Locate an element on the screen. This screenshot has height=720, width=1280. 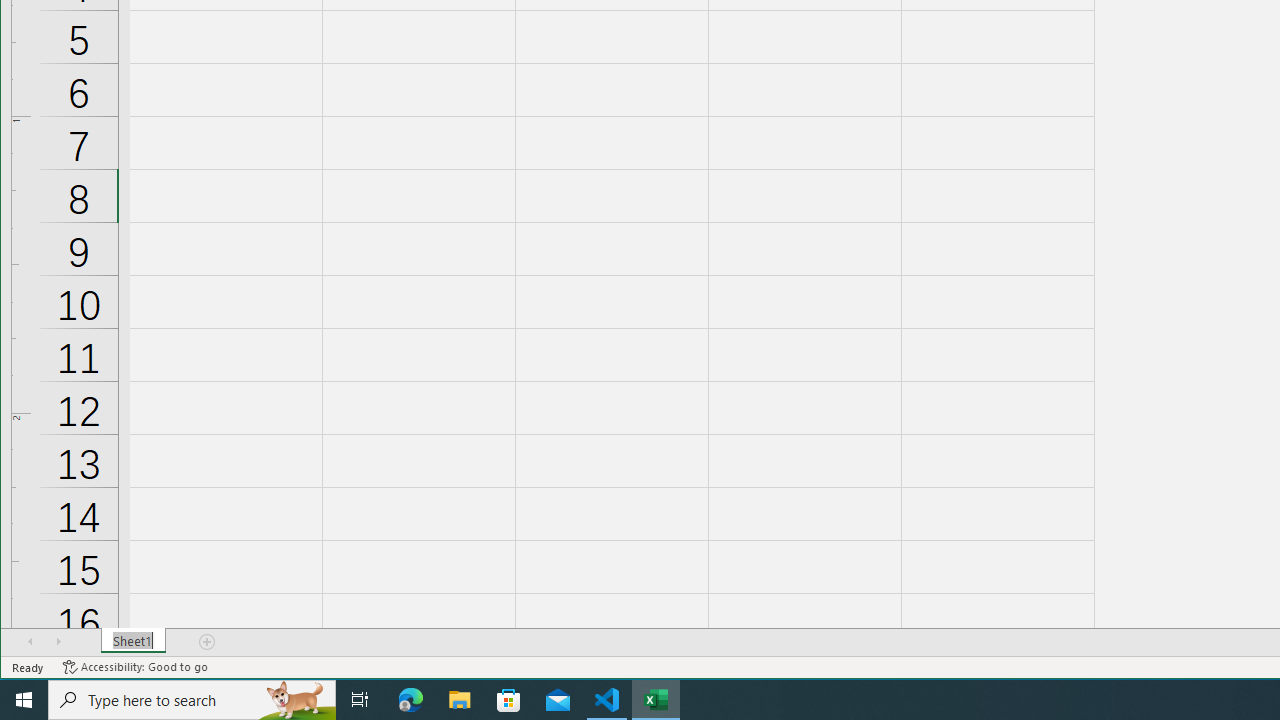
'Visual Studio Code - 1 running window' is located at coordinates (606, 698).